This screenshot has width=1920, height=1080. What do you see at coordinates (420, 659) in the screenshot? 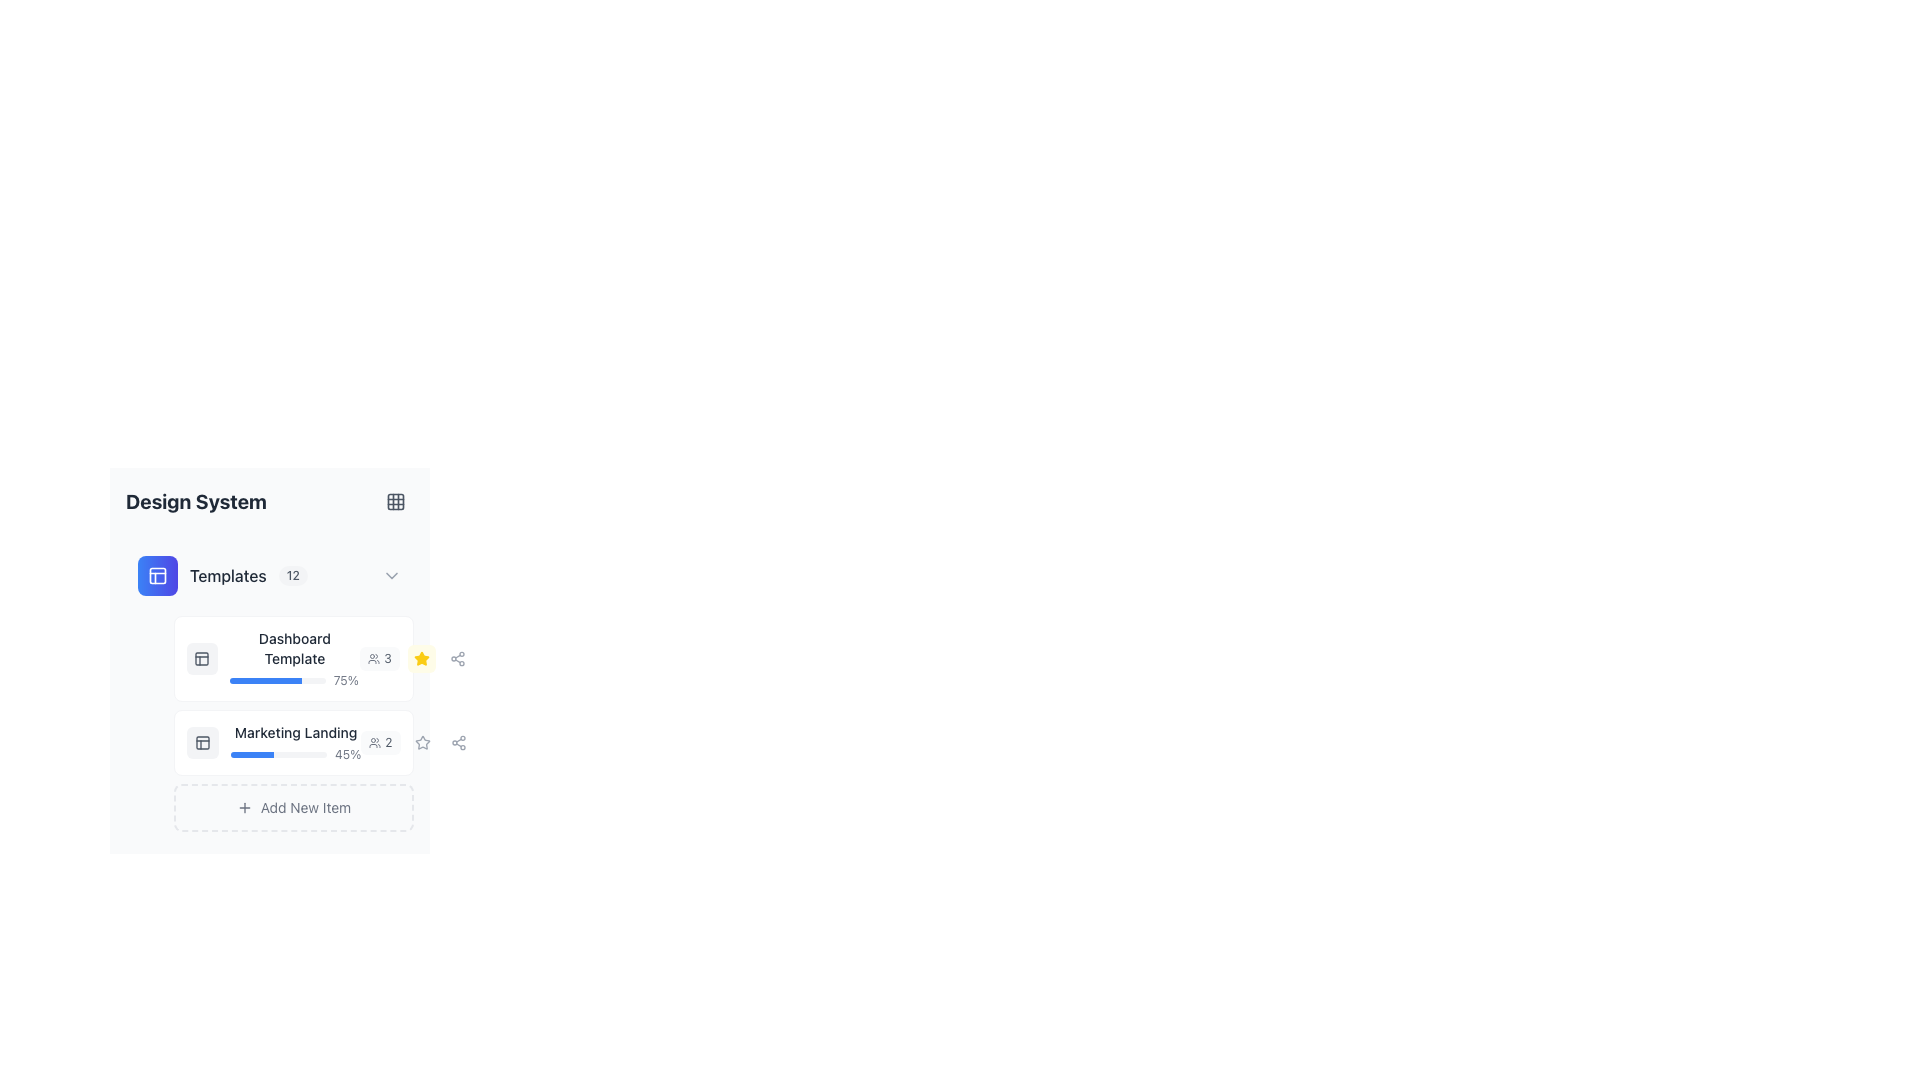
I see `the marking or rating button located to the right of the number '3' inside a rounded rectangular badge to mark it` at bounding box center [420, 659].